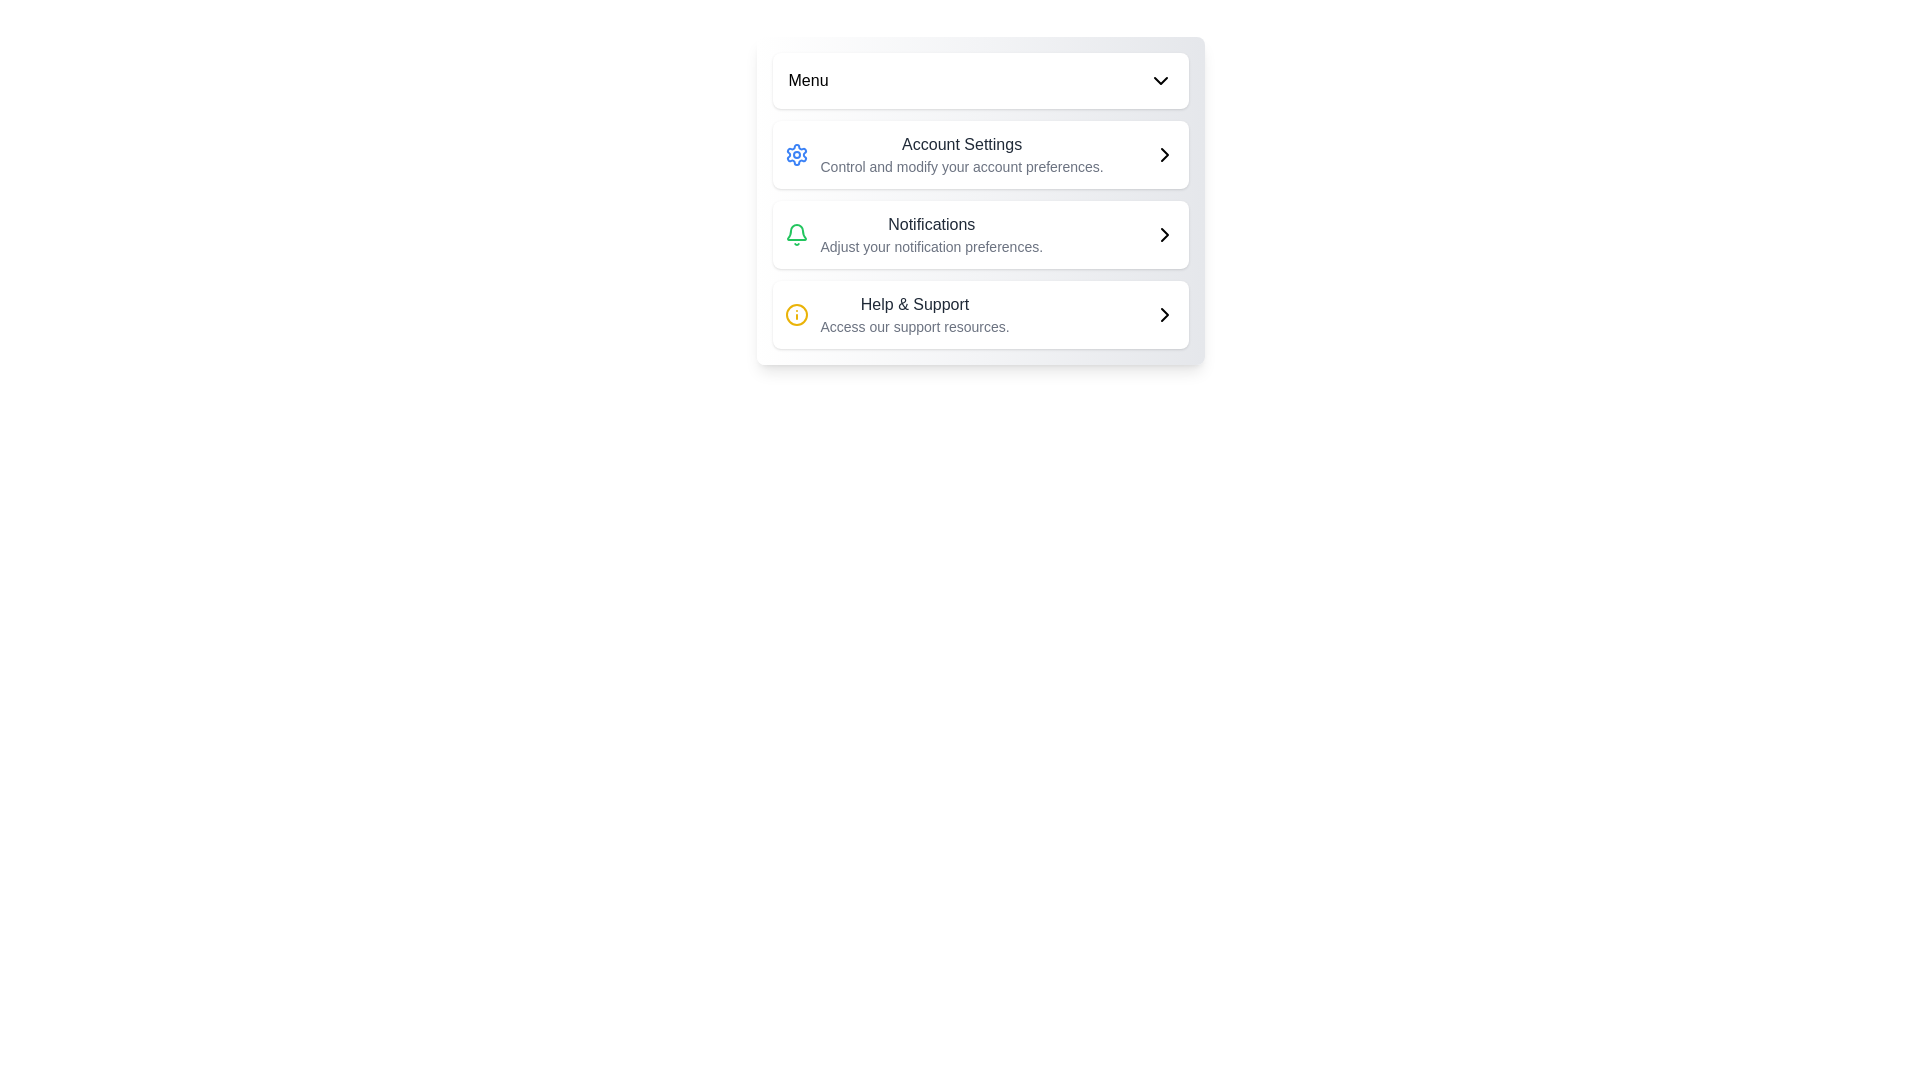  I want to click on the downward-pointing chevron arrow icon located at the top-right corner of the menu header, so click(1160, 80).